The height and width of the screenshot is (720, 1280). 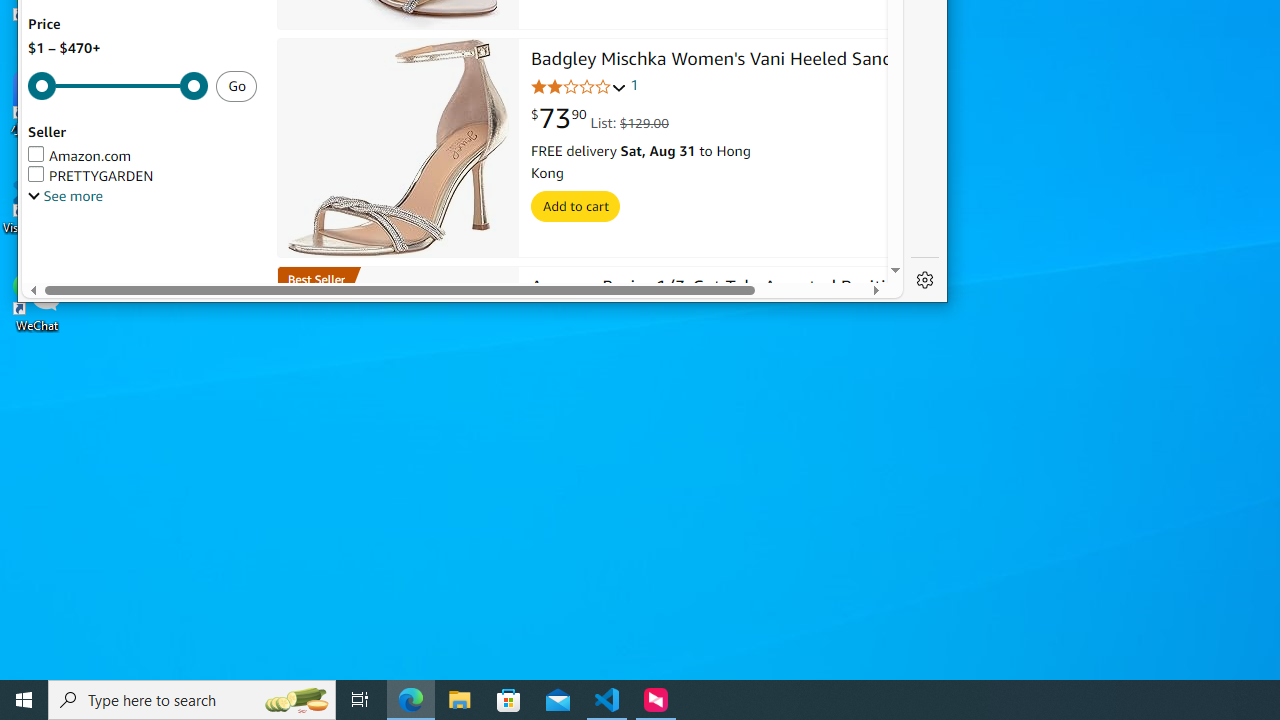 What do you see at coordinates (719, 60) in the screenshot?
I see `'Badgley Mischka Women'` at bounding box center [719, 60].